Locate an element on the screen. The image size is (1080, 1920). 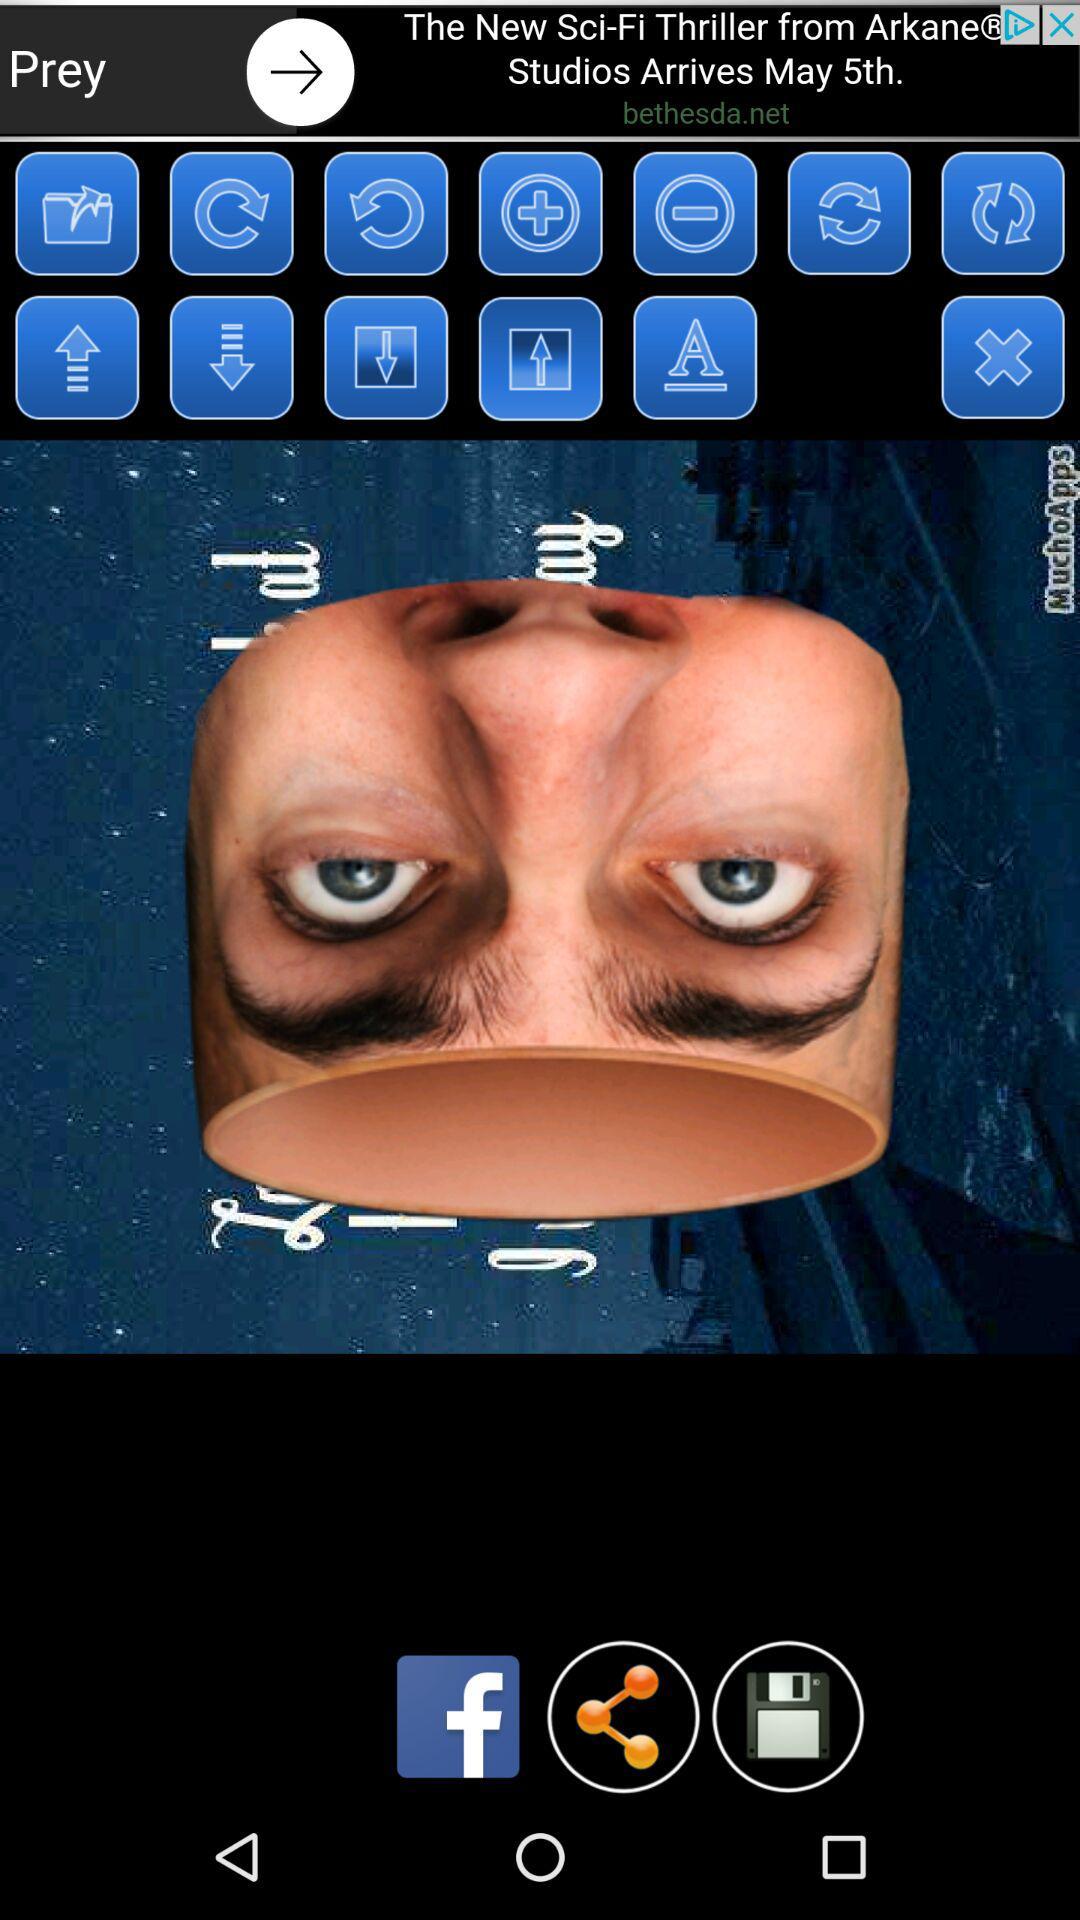
share the image is located at coordinates (622, 1715).